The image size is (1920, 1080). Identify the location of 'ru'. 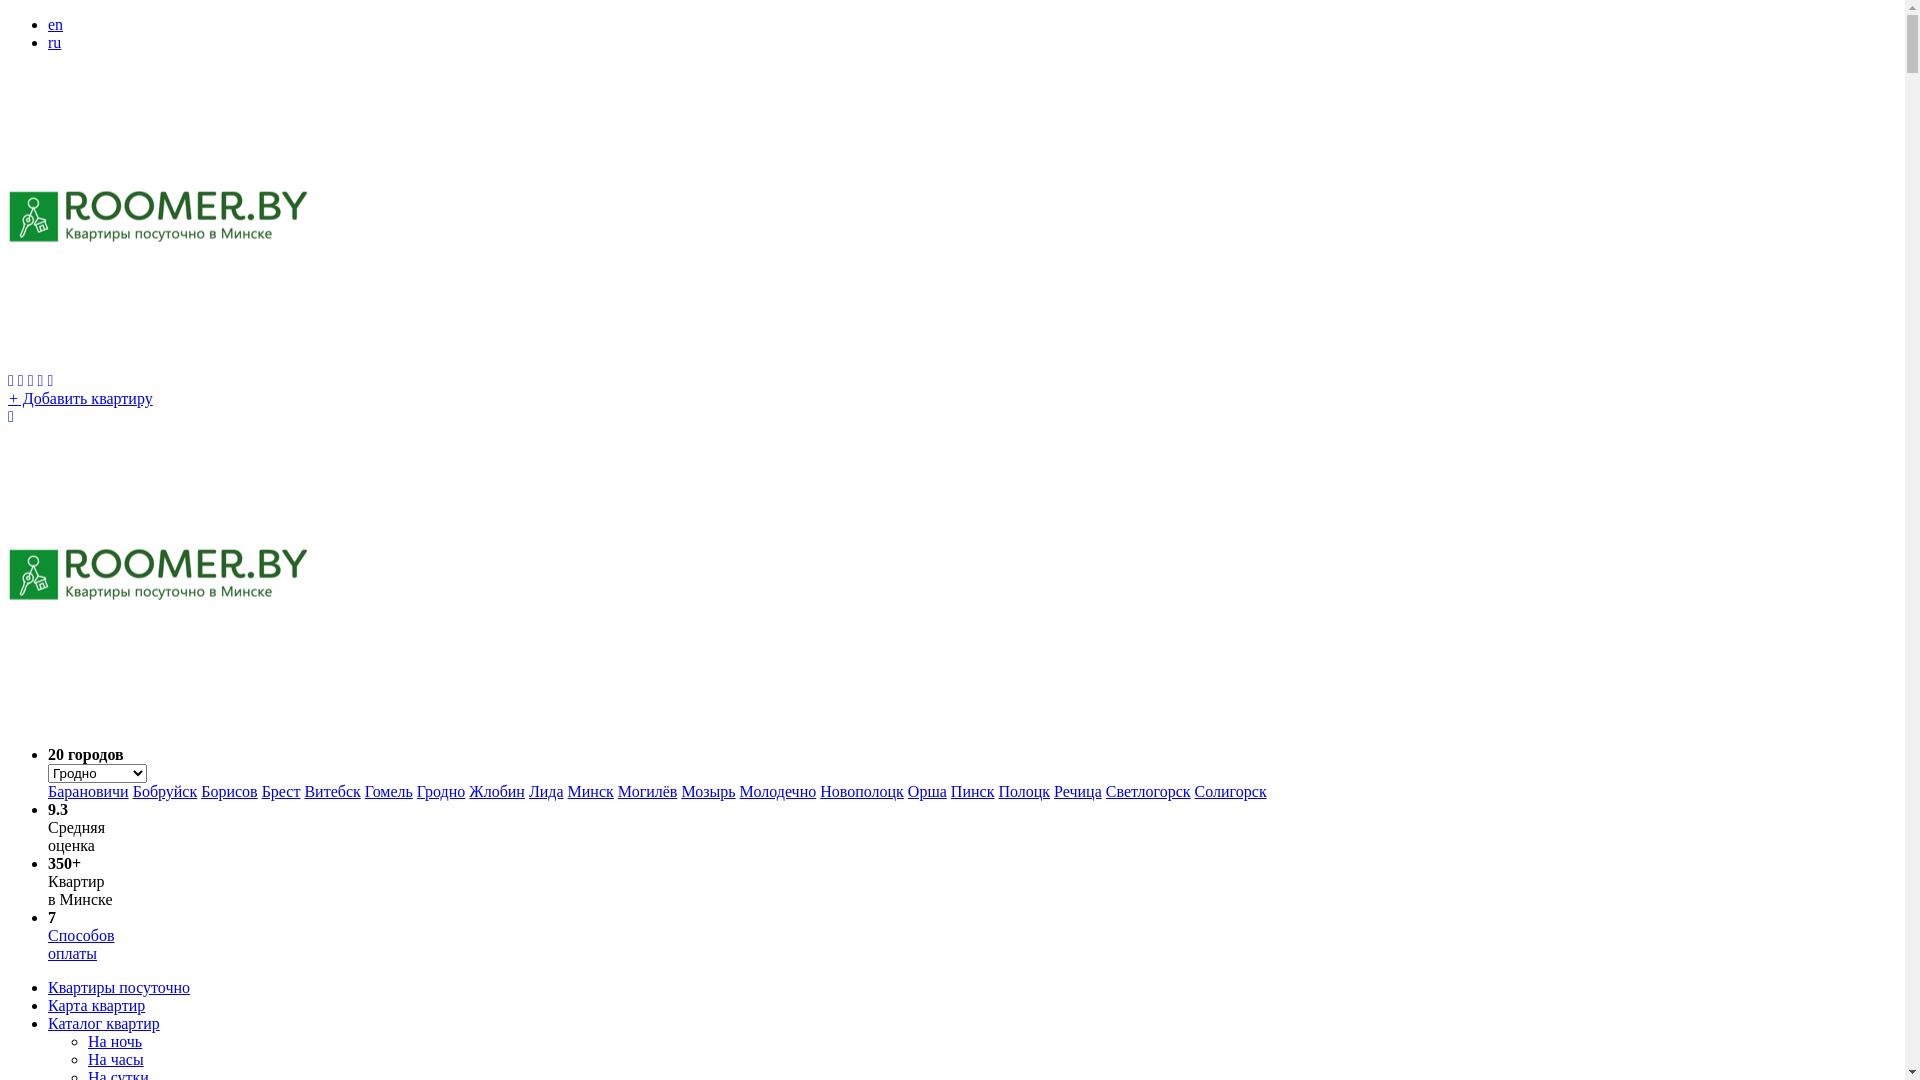
(54, 42).